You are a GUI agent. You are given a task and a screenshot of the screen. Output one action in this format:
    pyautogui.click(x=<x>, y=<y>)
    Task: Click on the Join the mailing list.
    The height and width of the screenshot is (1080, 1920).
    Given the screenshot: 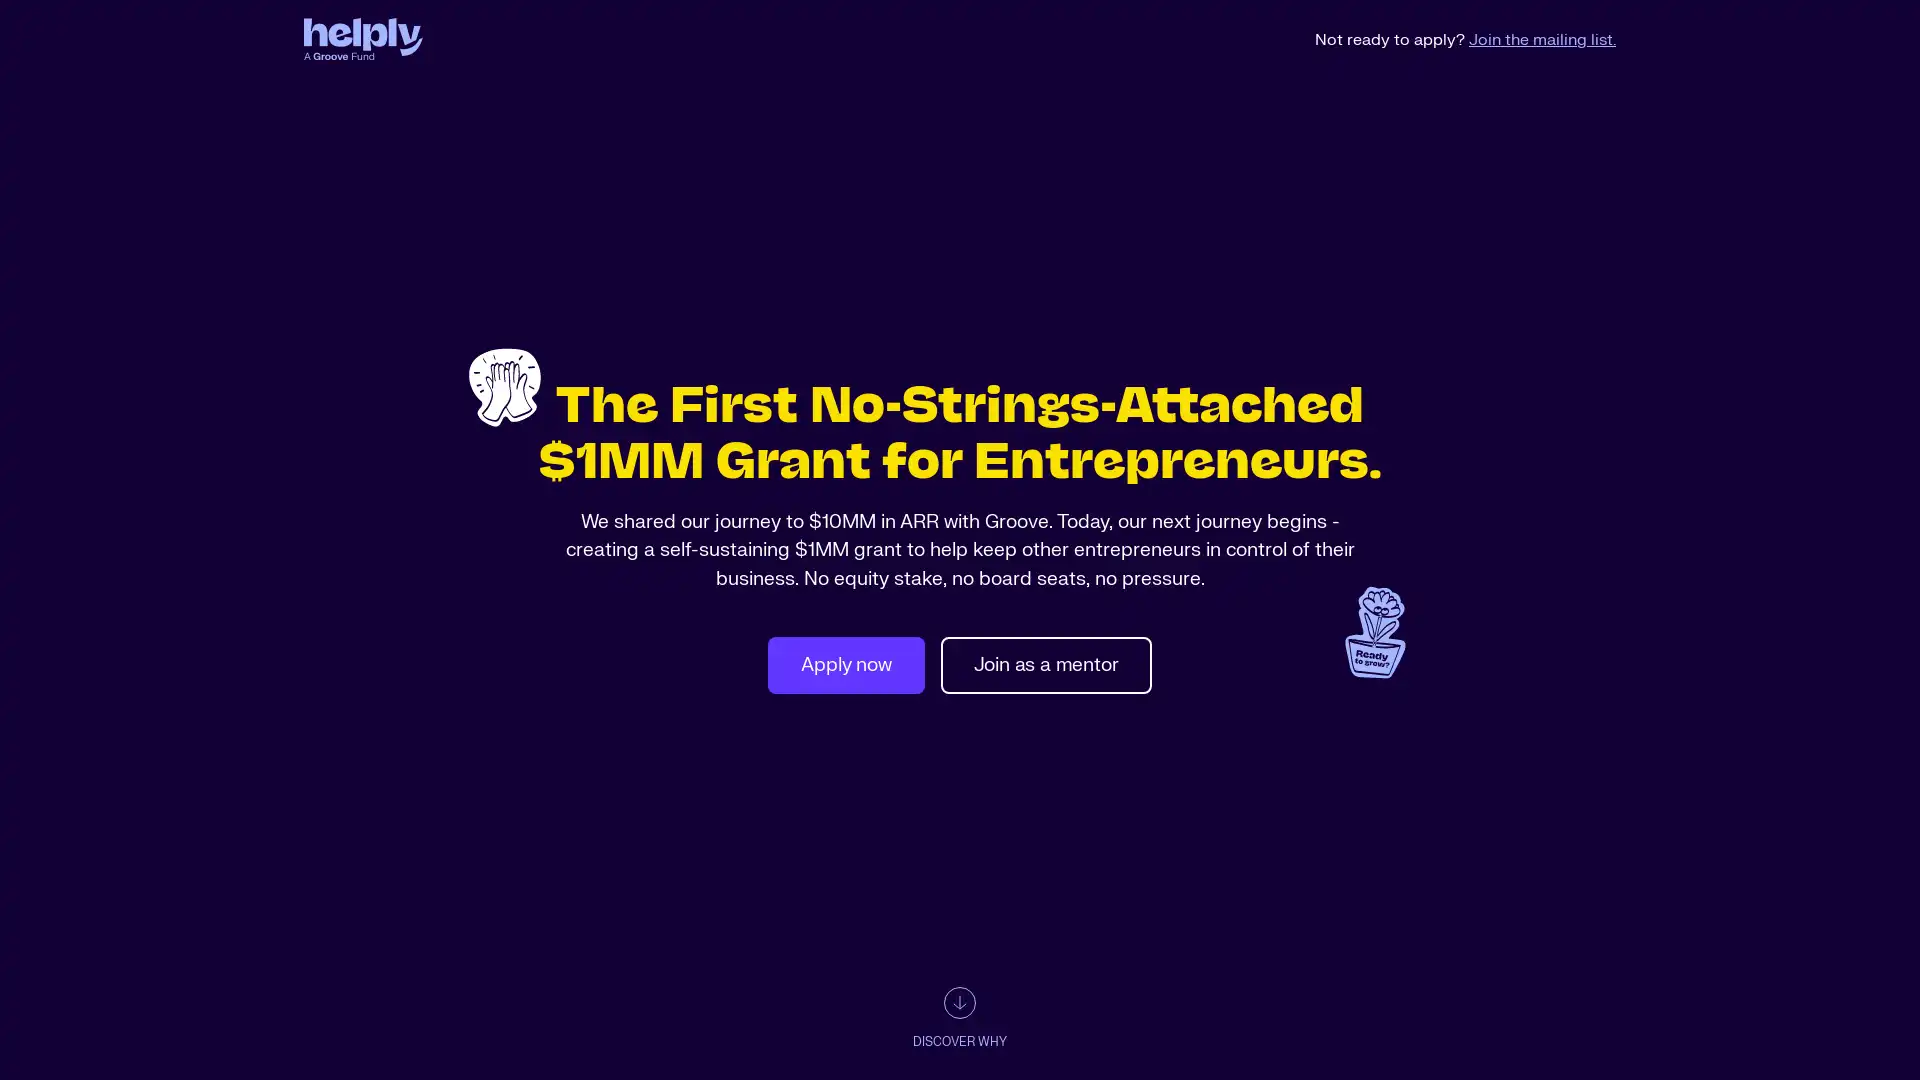 What is the action you would take?
    pyautogui.click(x=1541, y=39)
    